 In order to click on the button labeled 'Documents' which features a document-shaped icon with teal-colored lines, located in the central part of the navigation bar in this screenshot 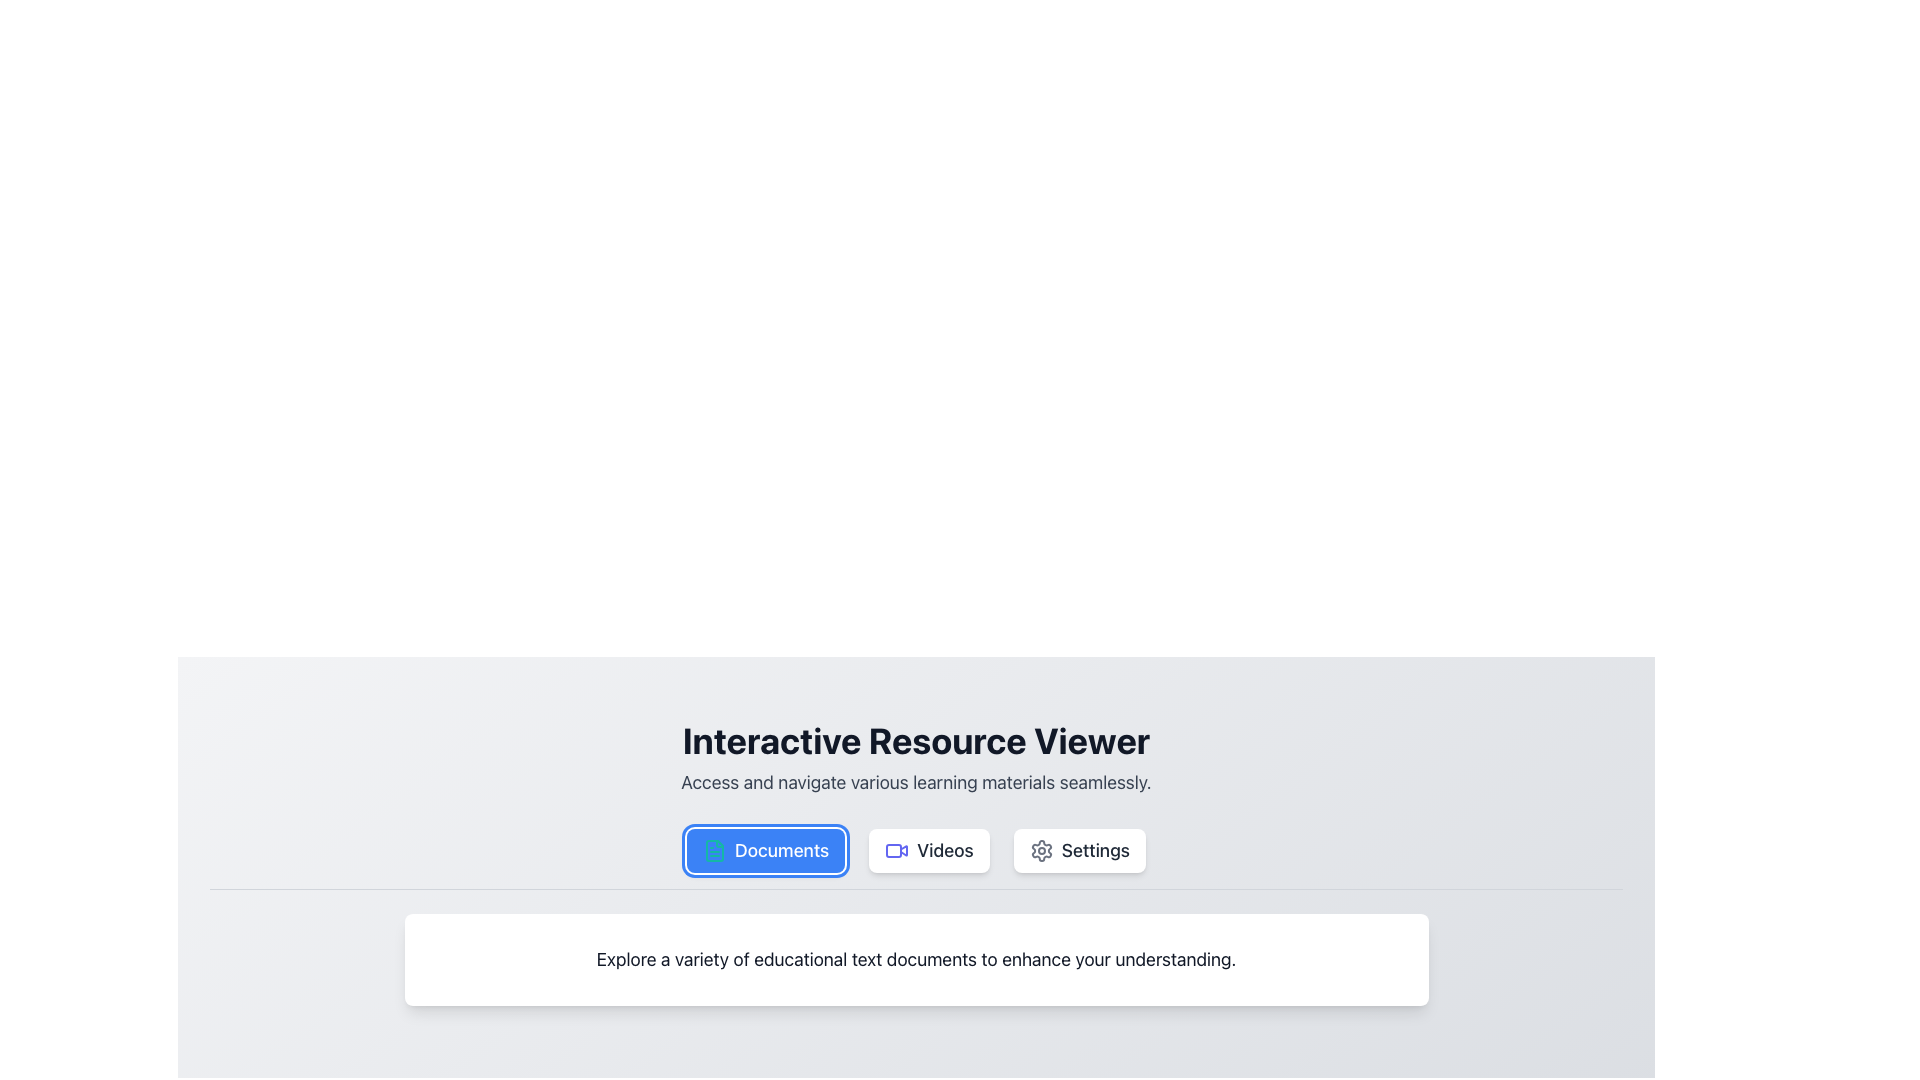, I will do `click(715, 851)`.